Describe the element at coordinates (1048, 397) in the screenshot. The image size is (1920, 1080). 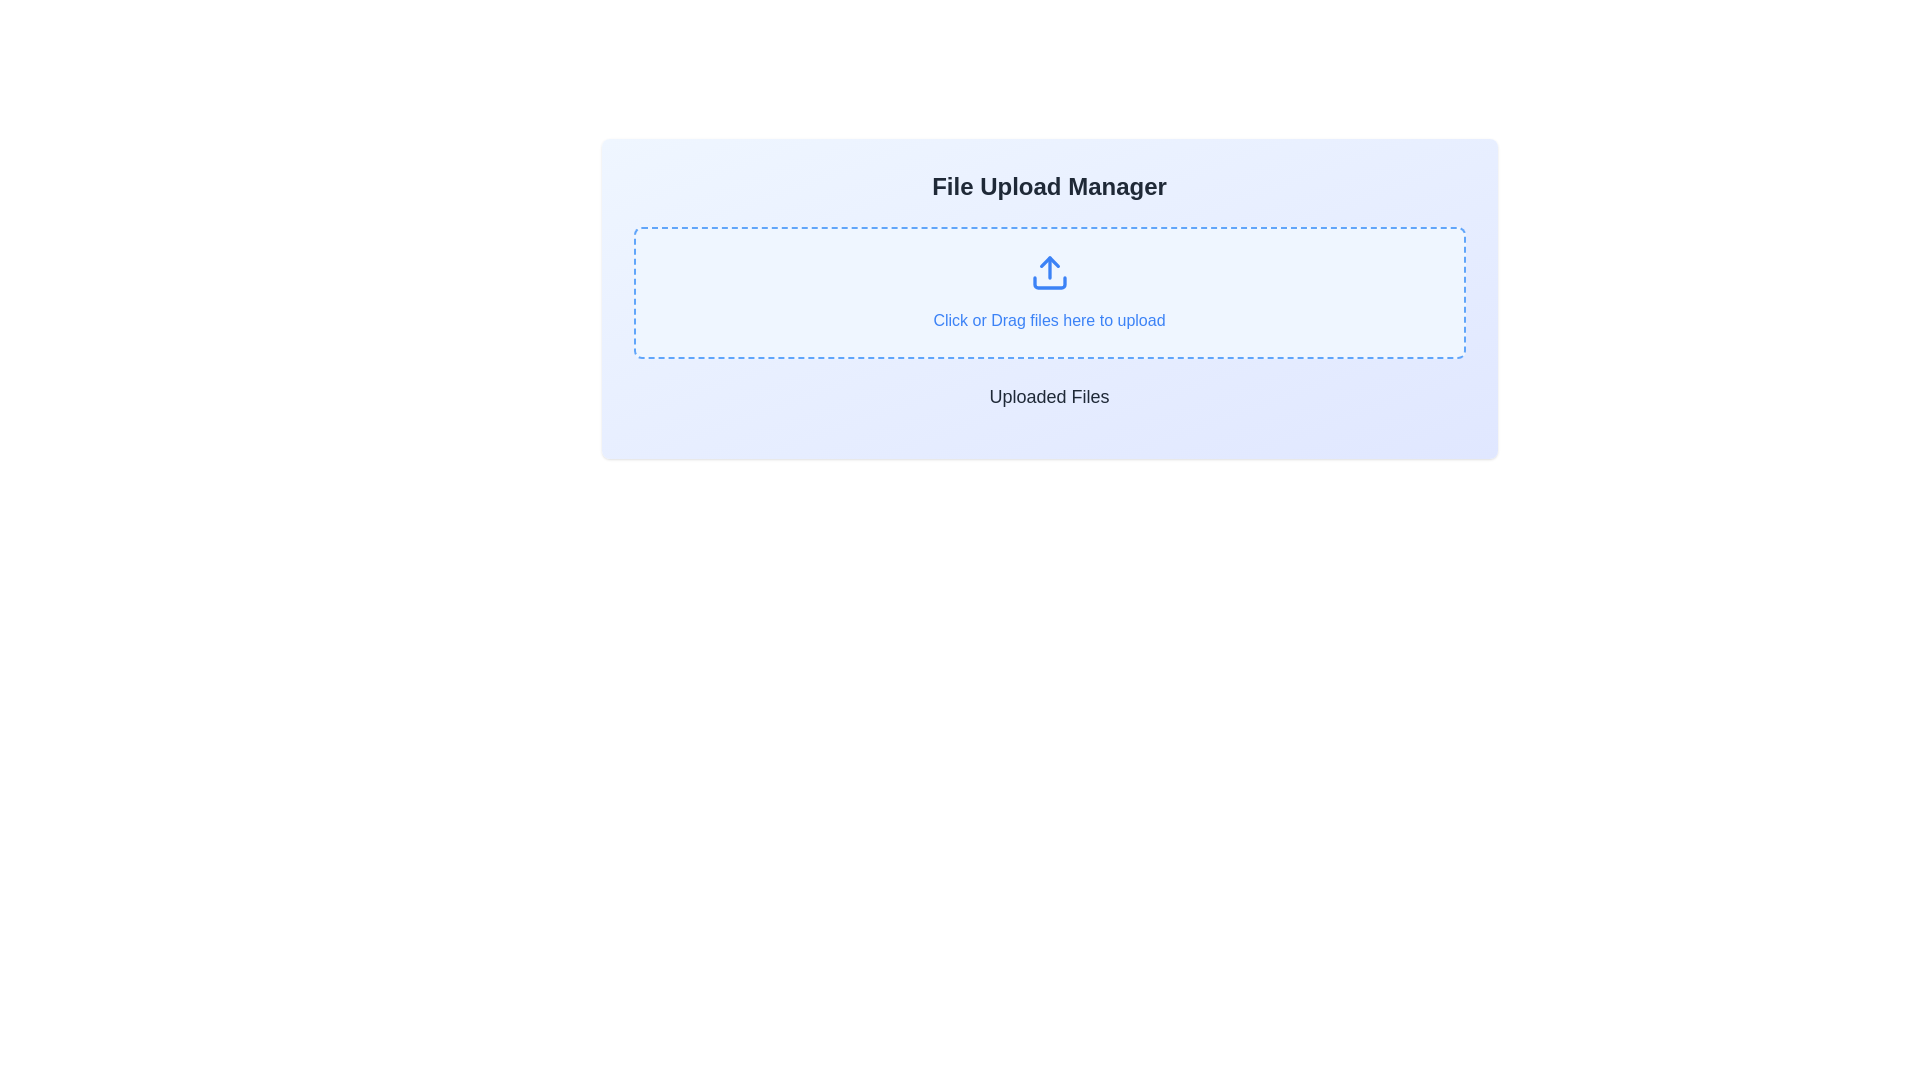
I see `the header label that serves as a section title for uploaded files, located directly below the drop-zone labeled 'Click or Drag files here to upload'` at that location.